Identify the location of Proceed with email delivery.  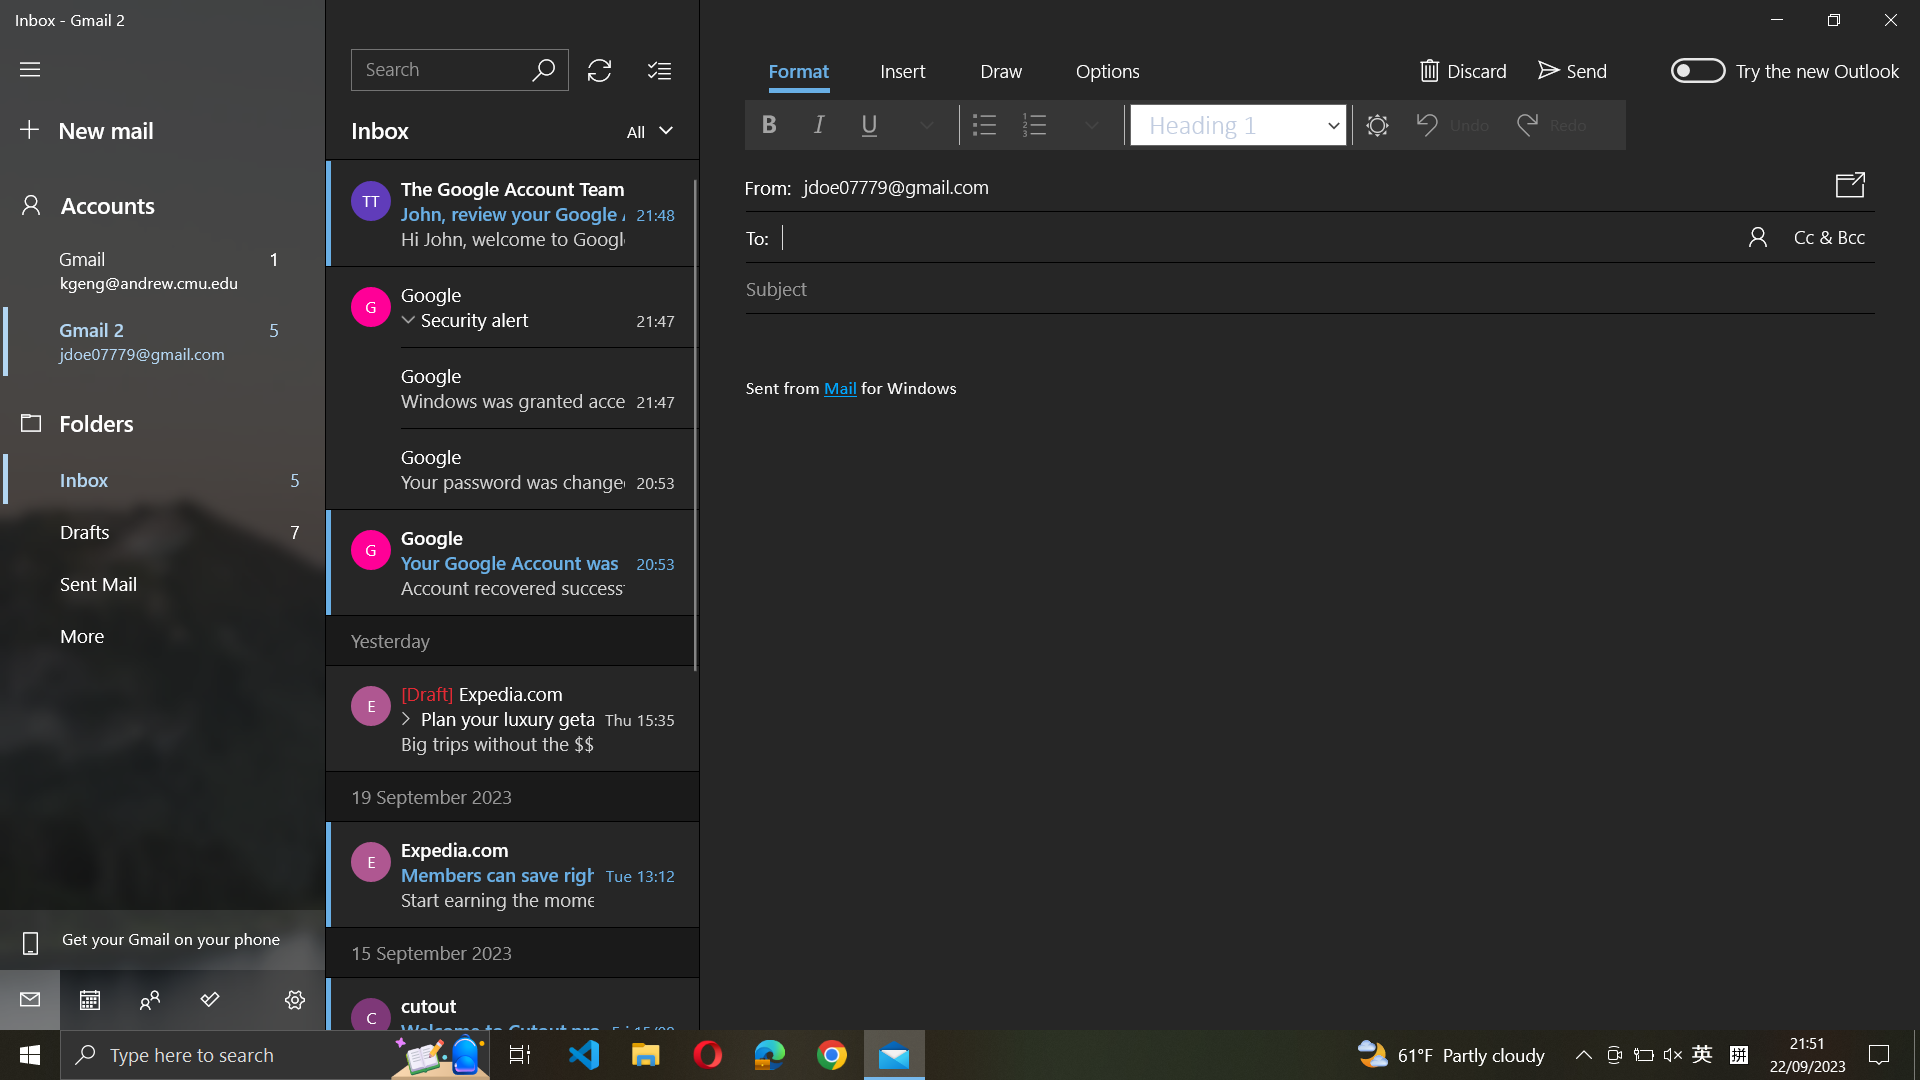
(1571, 67).